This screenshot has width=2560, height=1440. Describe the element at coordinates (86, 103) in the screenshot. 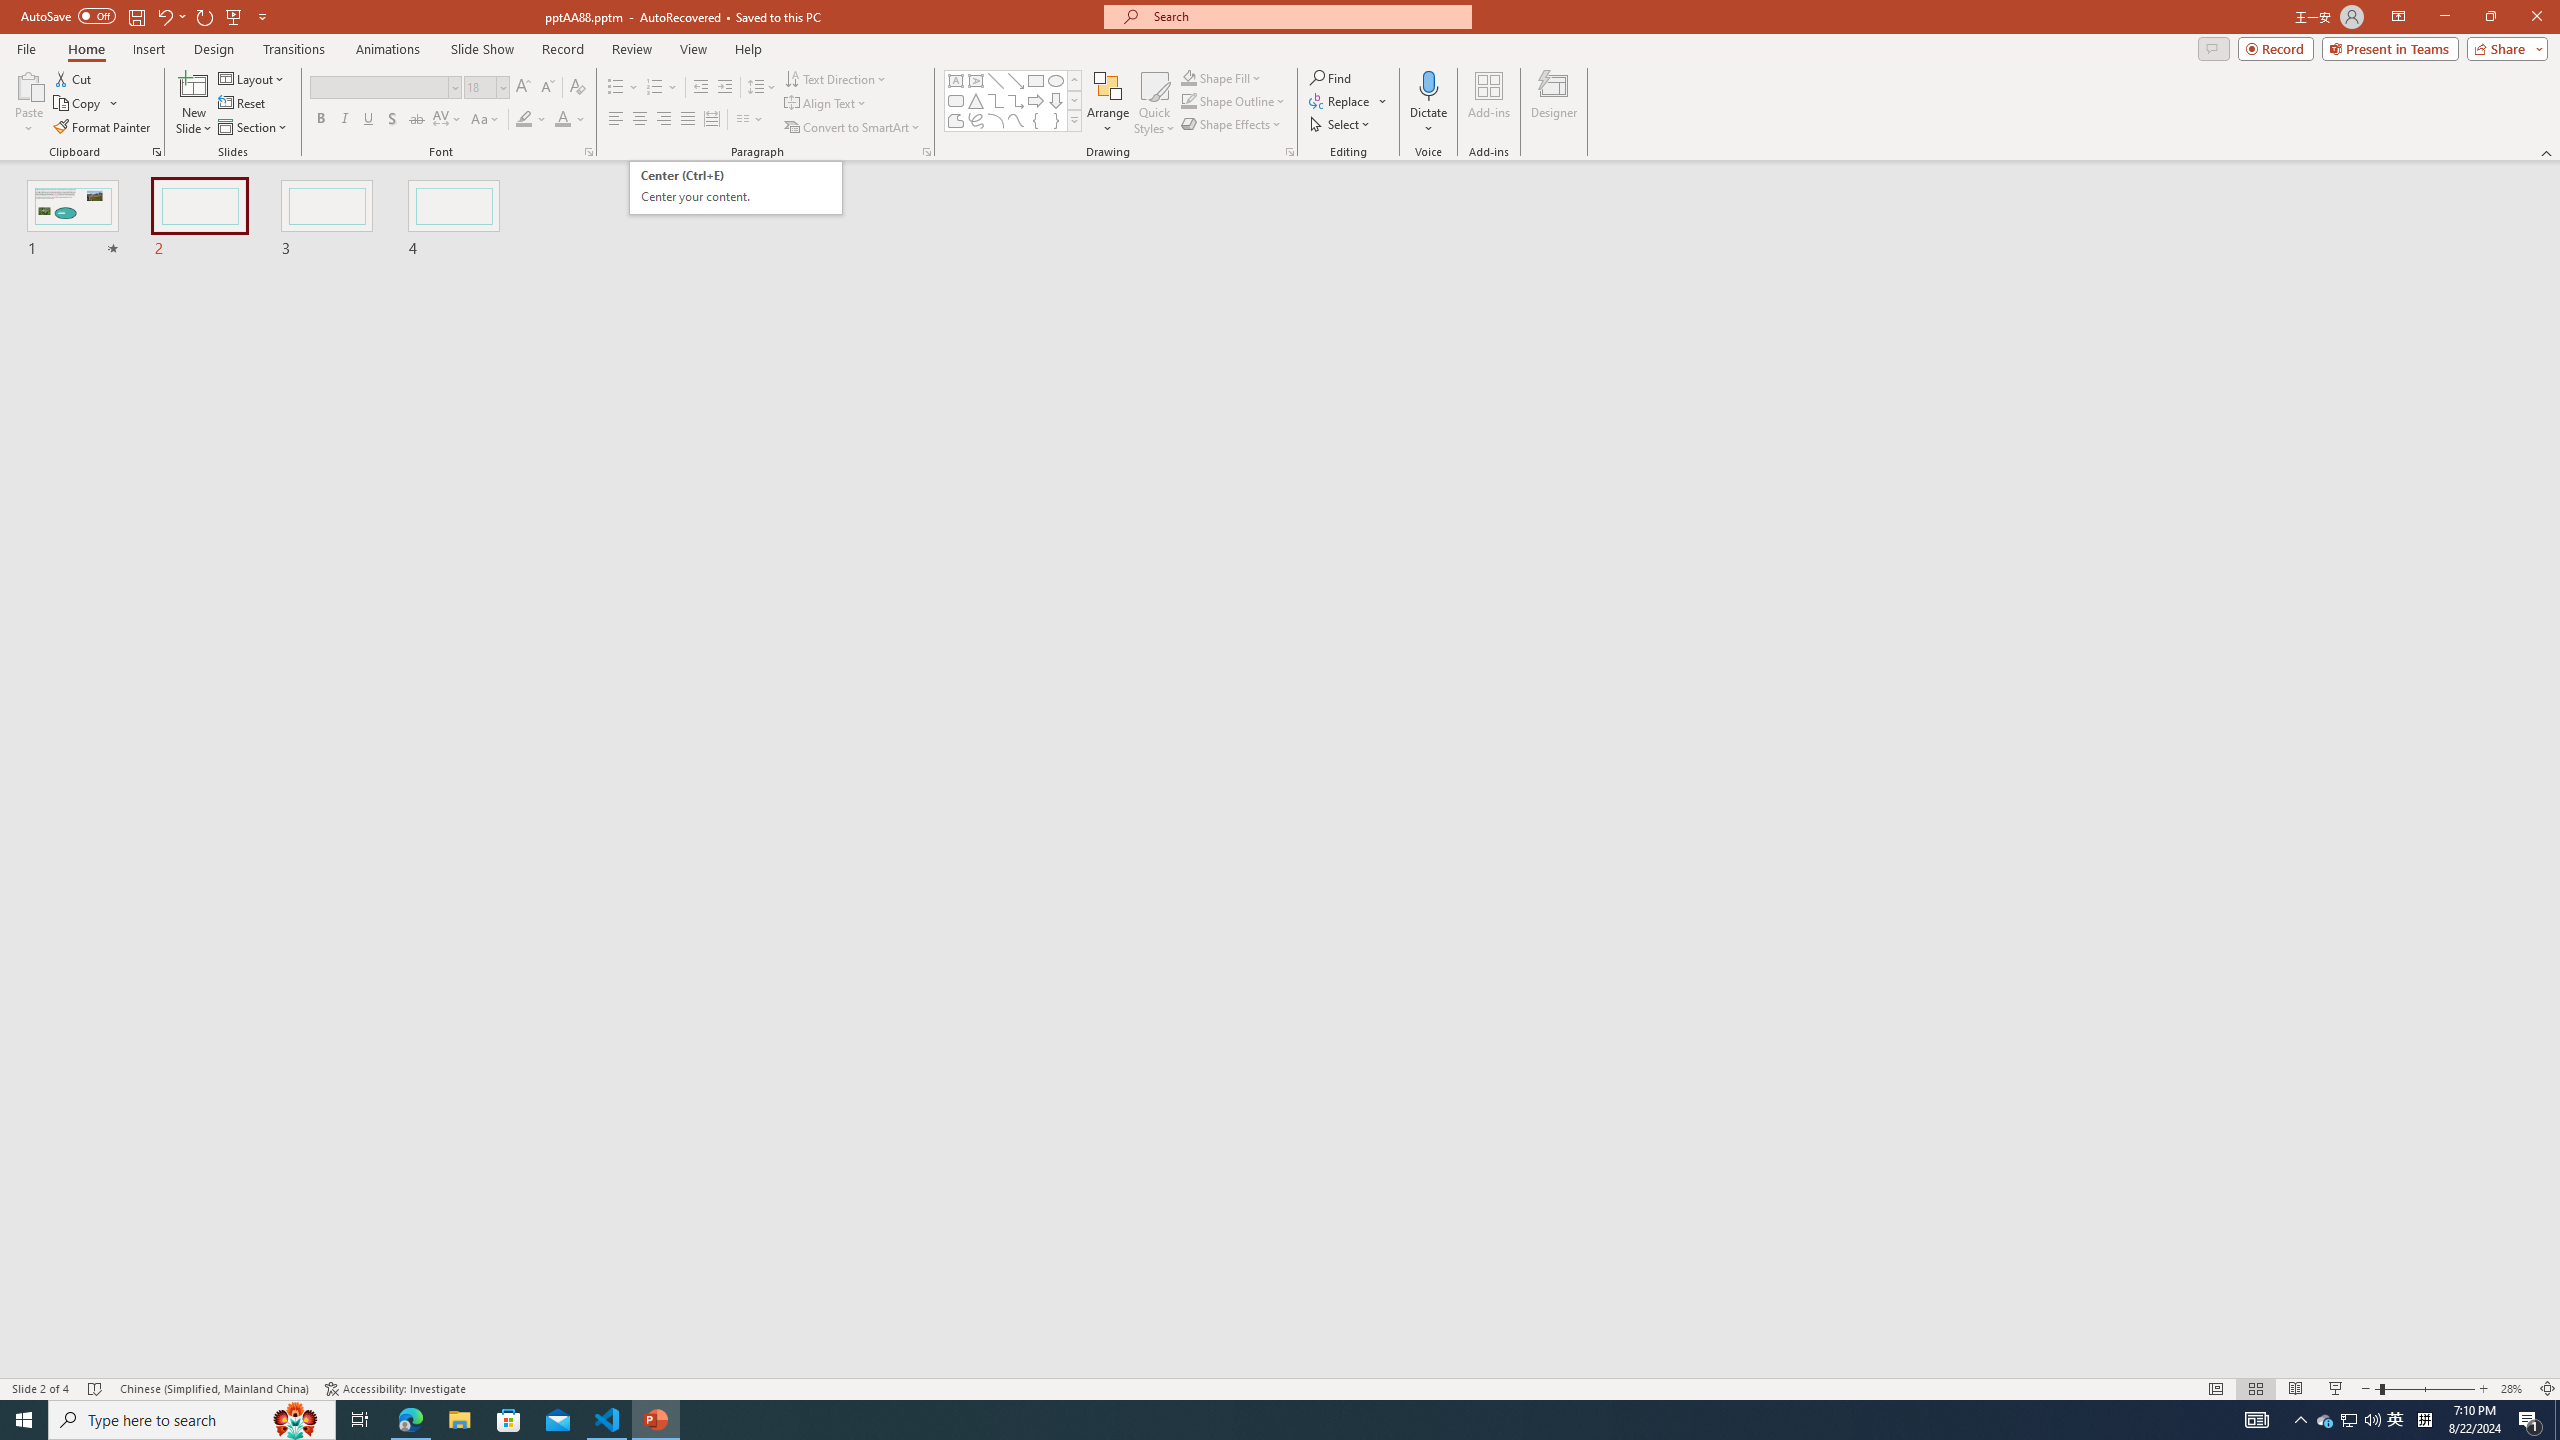

I see `'Copy'` at that location.